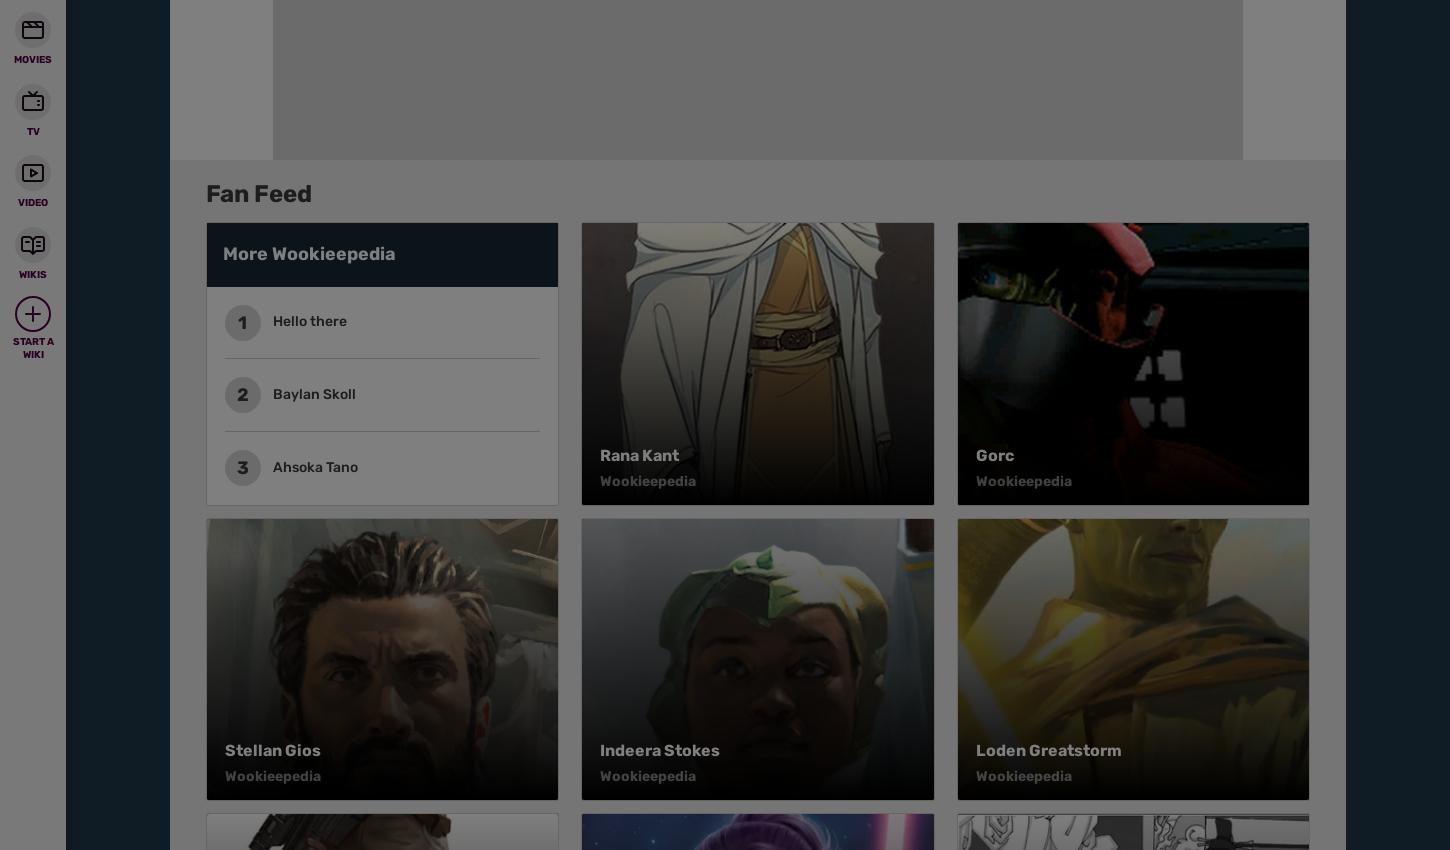 Image resolution: width=1450 pixels, height=850 pixels. Describe the element at coordinates (295, 94) in the screenshot. I see `'Fanatical'` at that location.